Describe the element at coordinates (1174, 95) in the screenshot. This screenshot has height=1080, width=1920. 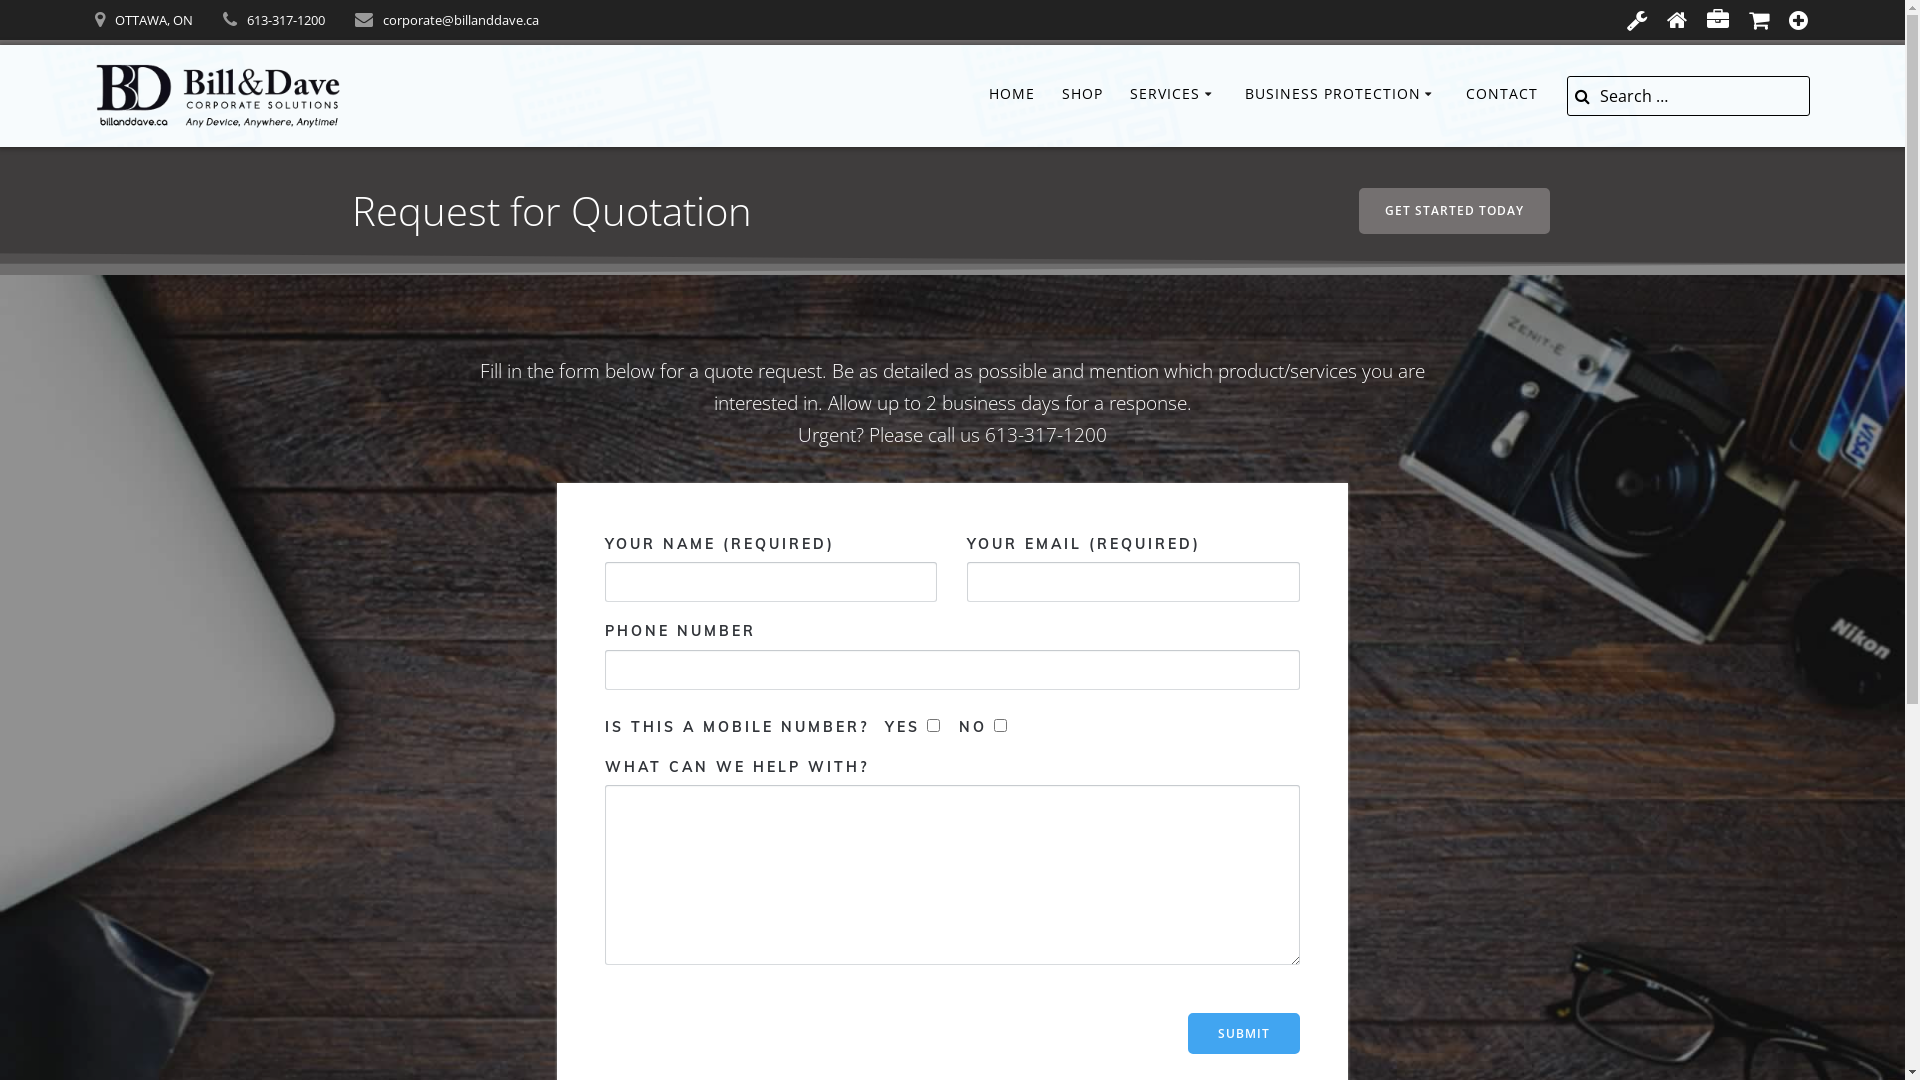
I see `'SERVICES'` at that location.